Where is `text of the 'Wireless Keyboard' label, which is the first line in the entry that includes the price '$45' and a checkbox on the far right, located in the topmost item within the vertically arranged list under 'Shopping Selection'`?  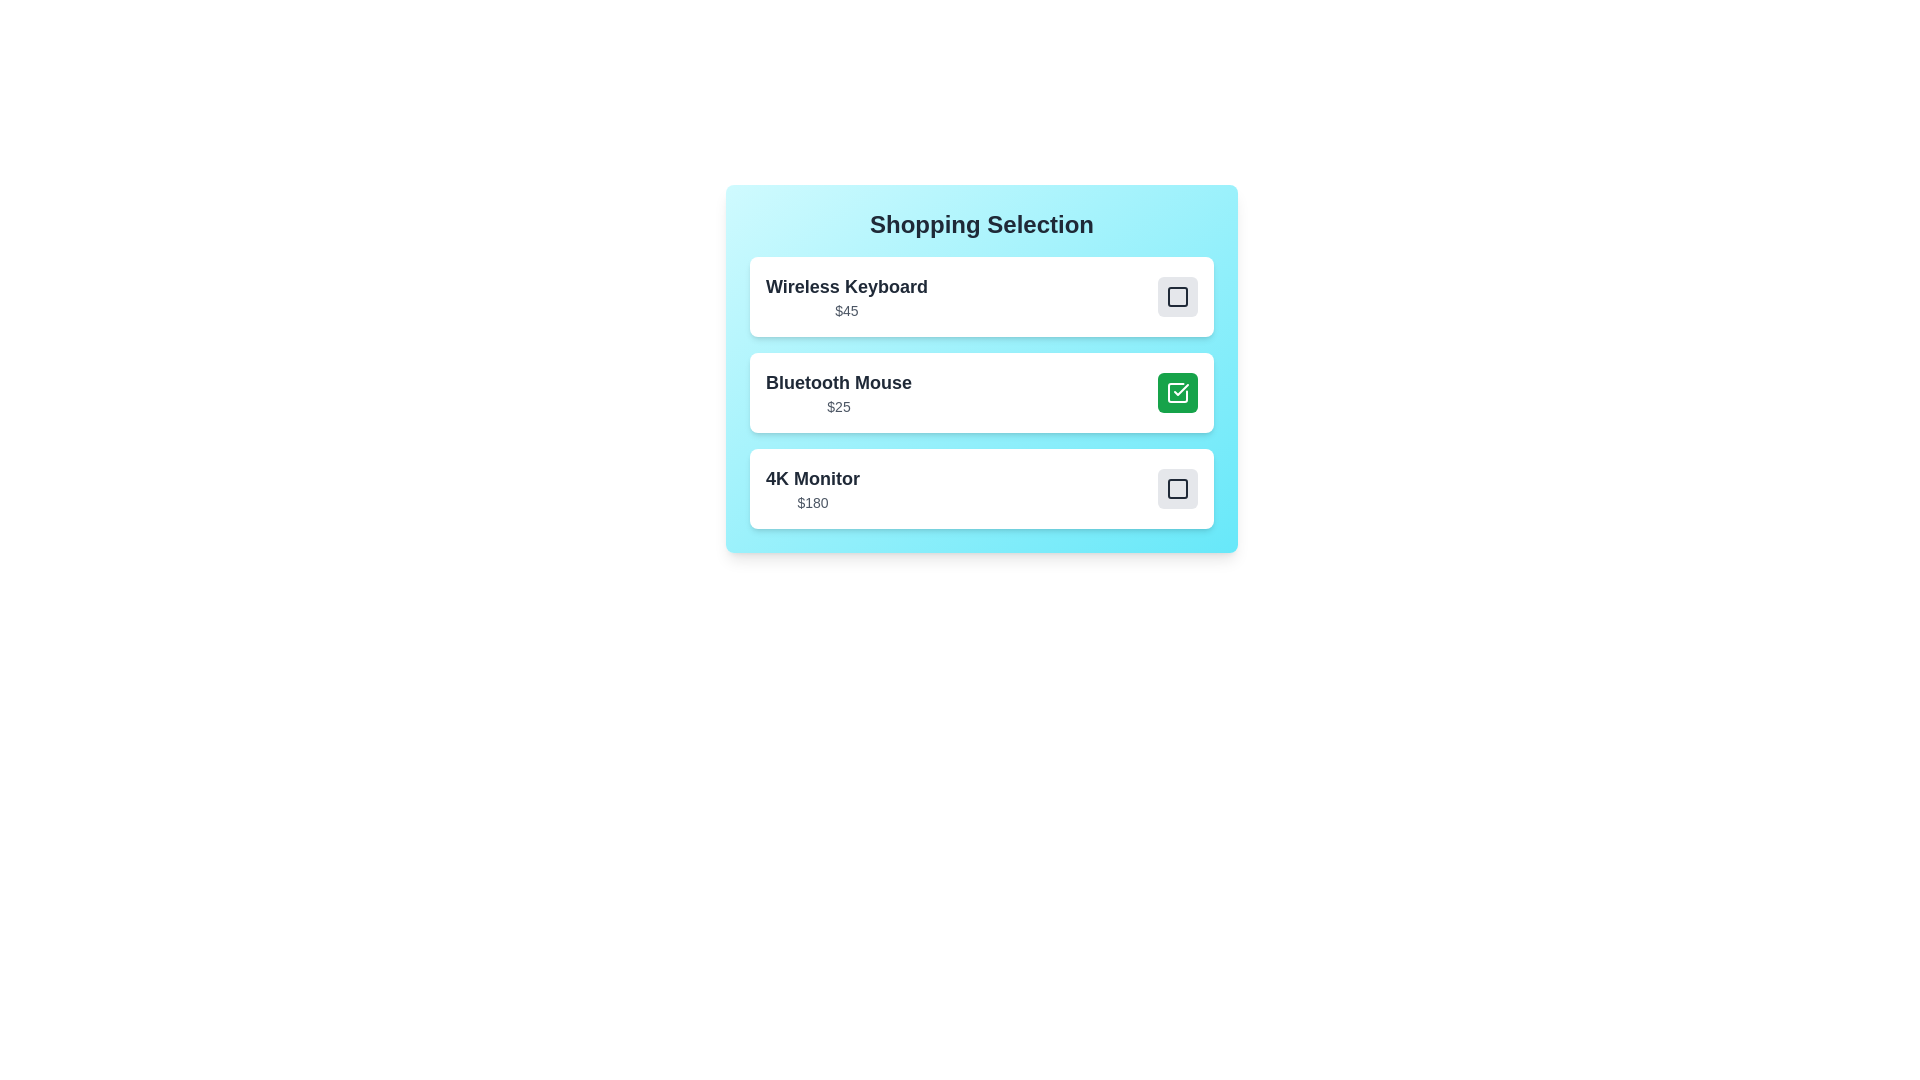 text of the 'Wireless Keyboard' label, which is the first line in the entry that includes the price '$45' and a checkbox on the far right, located in the topmost item within the vertically arranged list under 'Shopping Selection' is located at coordinates (846, 286).